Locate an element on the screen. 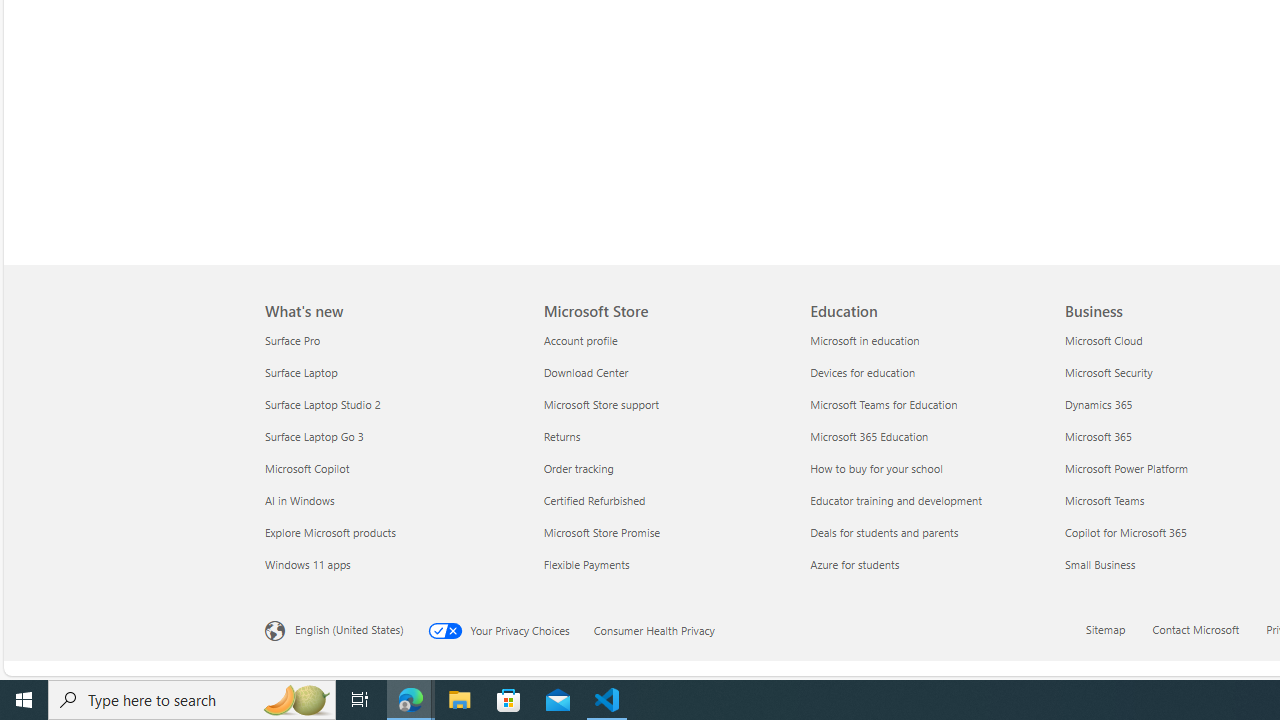 This screenshot has height=720, width=1280. 'Surface Laptop Studio 2 What' is located at coordinates (323, 403).